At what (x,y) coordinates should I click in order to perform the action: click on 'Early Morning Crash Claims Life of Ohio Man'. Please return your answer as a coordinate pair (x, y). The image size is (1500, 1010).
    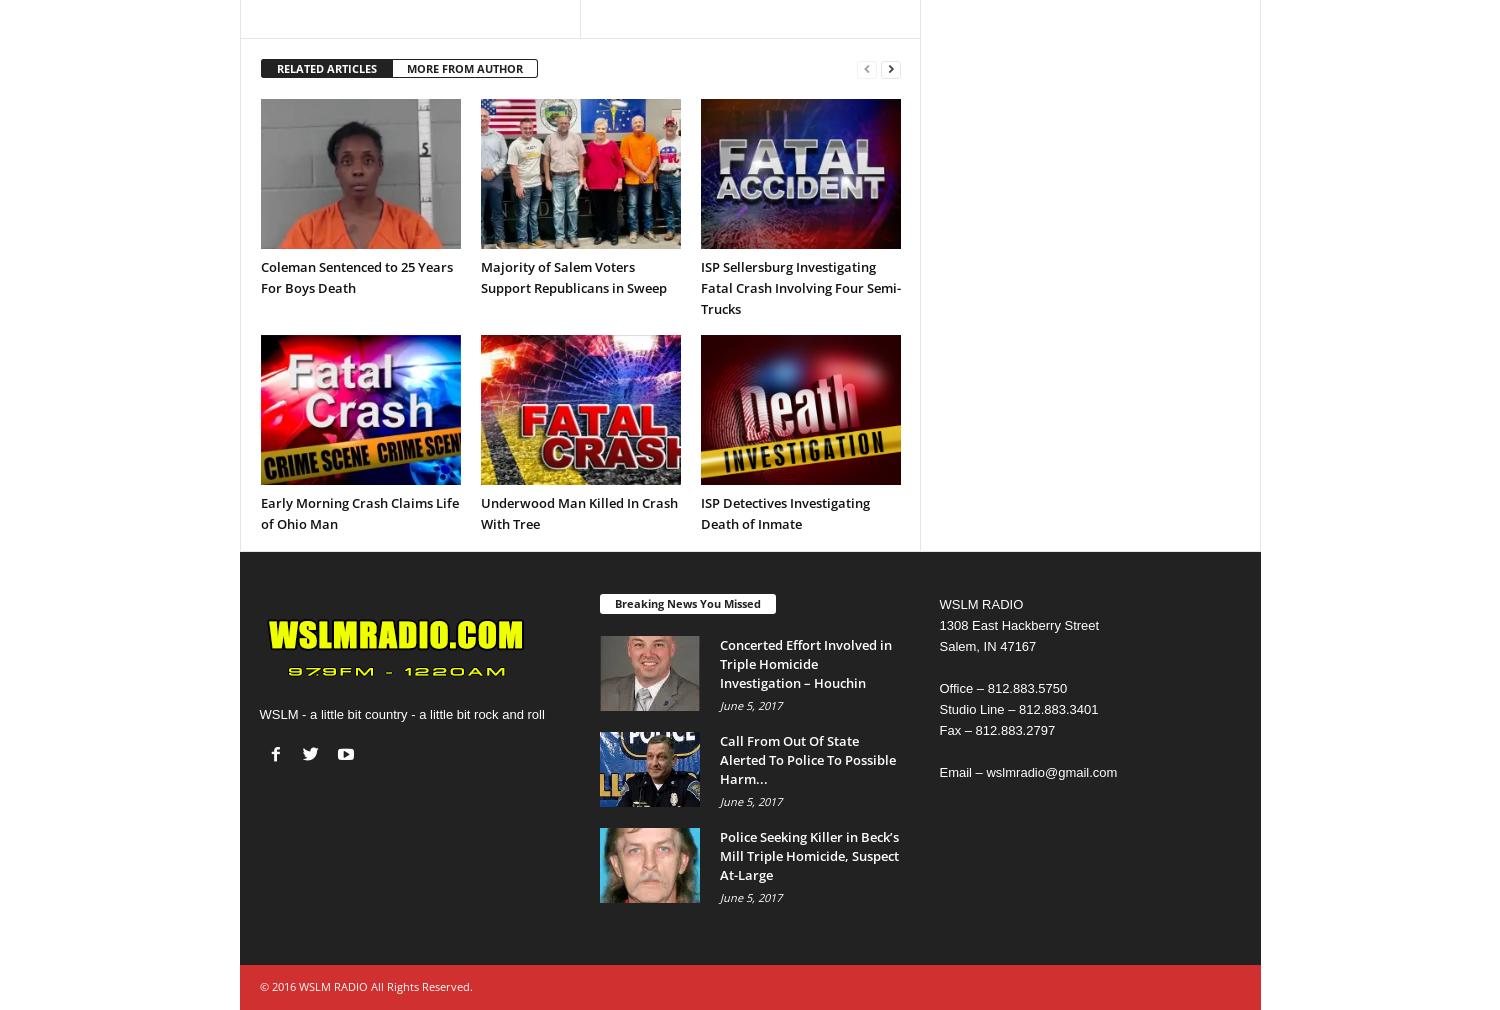
    Looking at the image, I should click on (357, 512).